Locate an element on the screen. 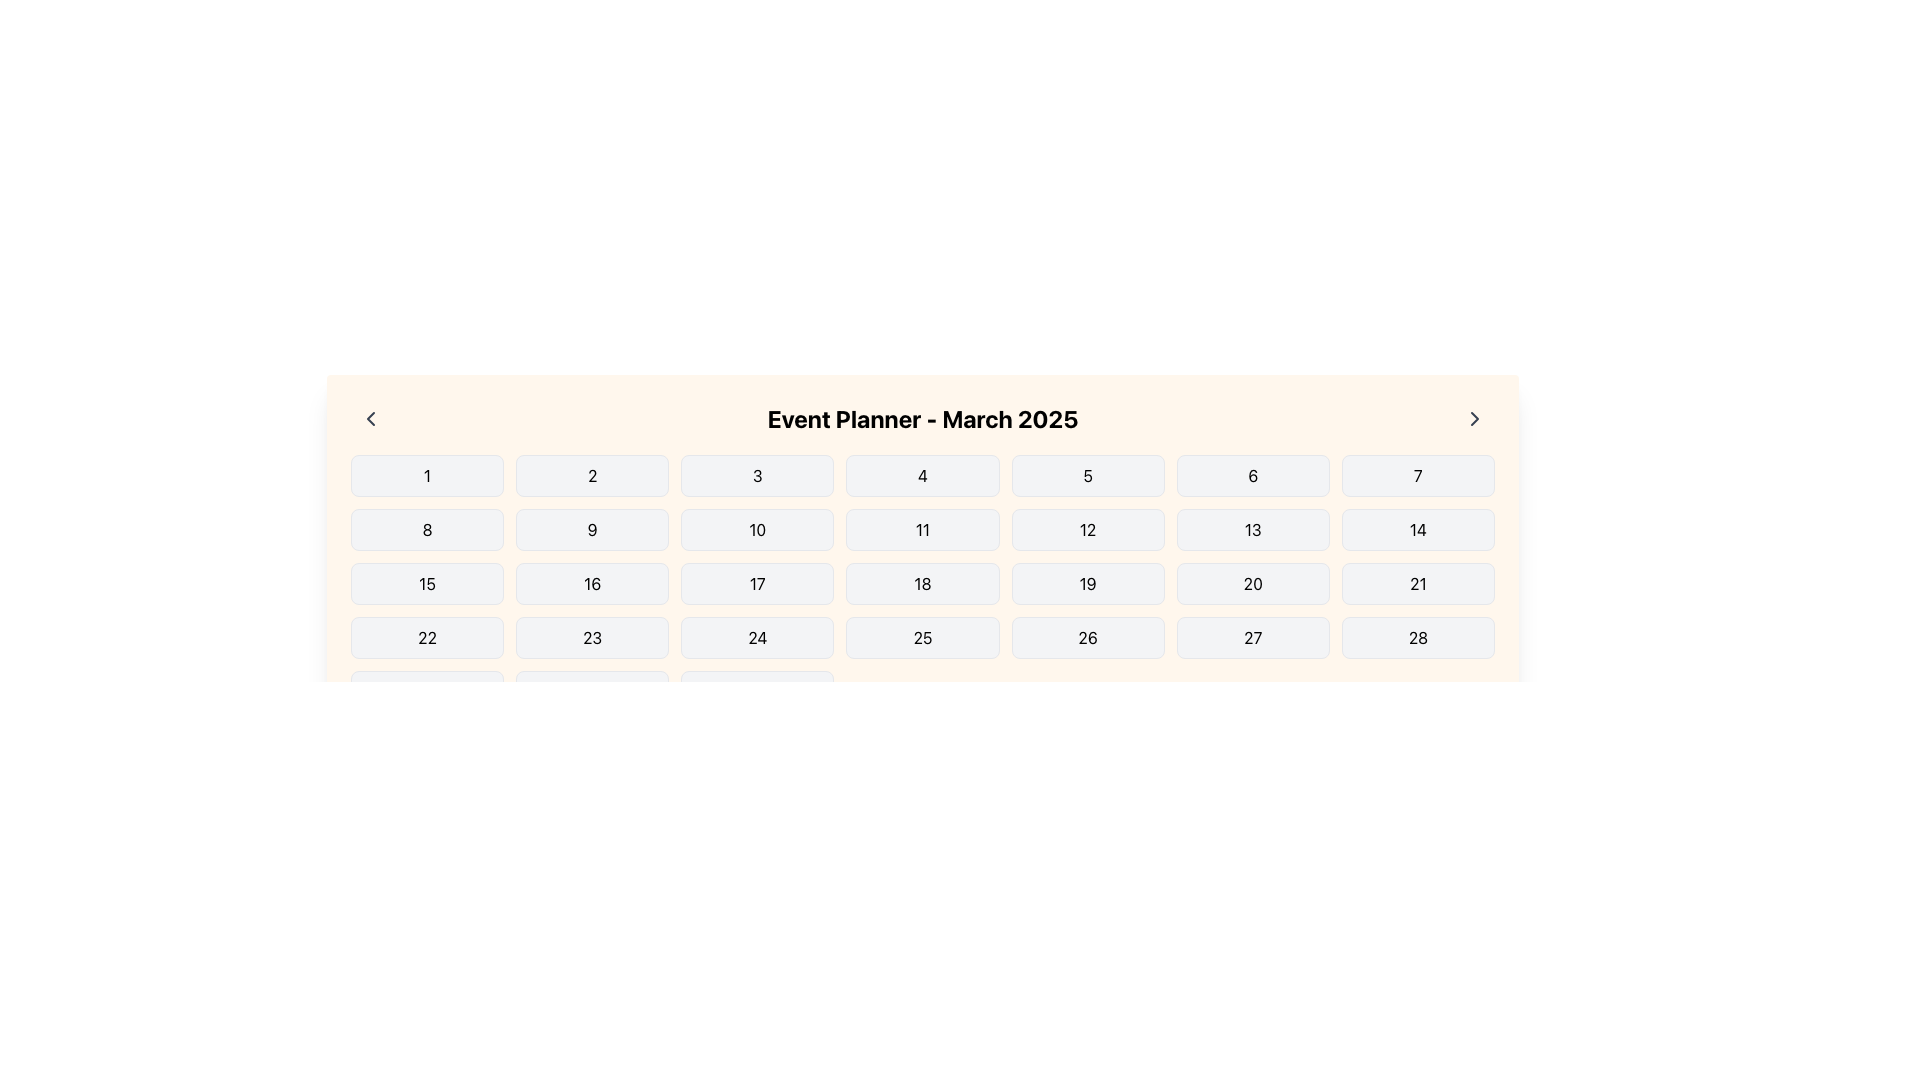  the left-chevron arrow icon located adjacent to the header 'Event Planner - March 2025' is located at coordinates (370, 418).